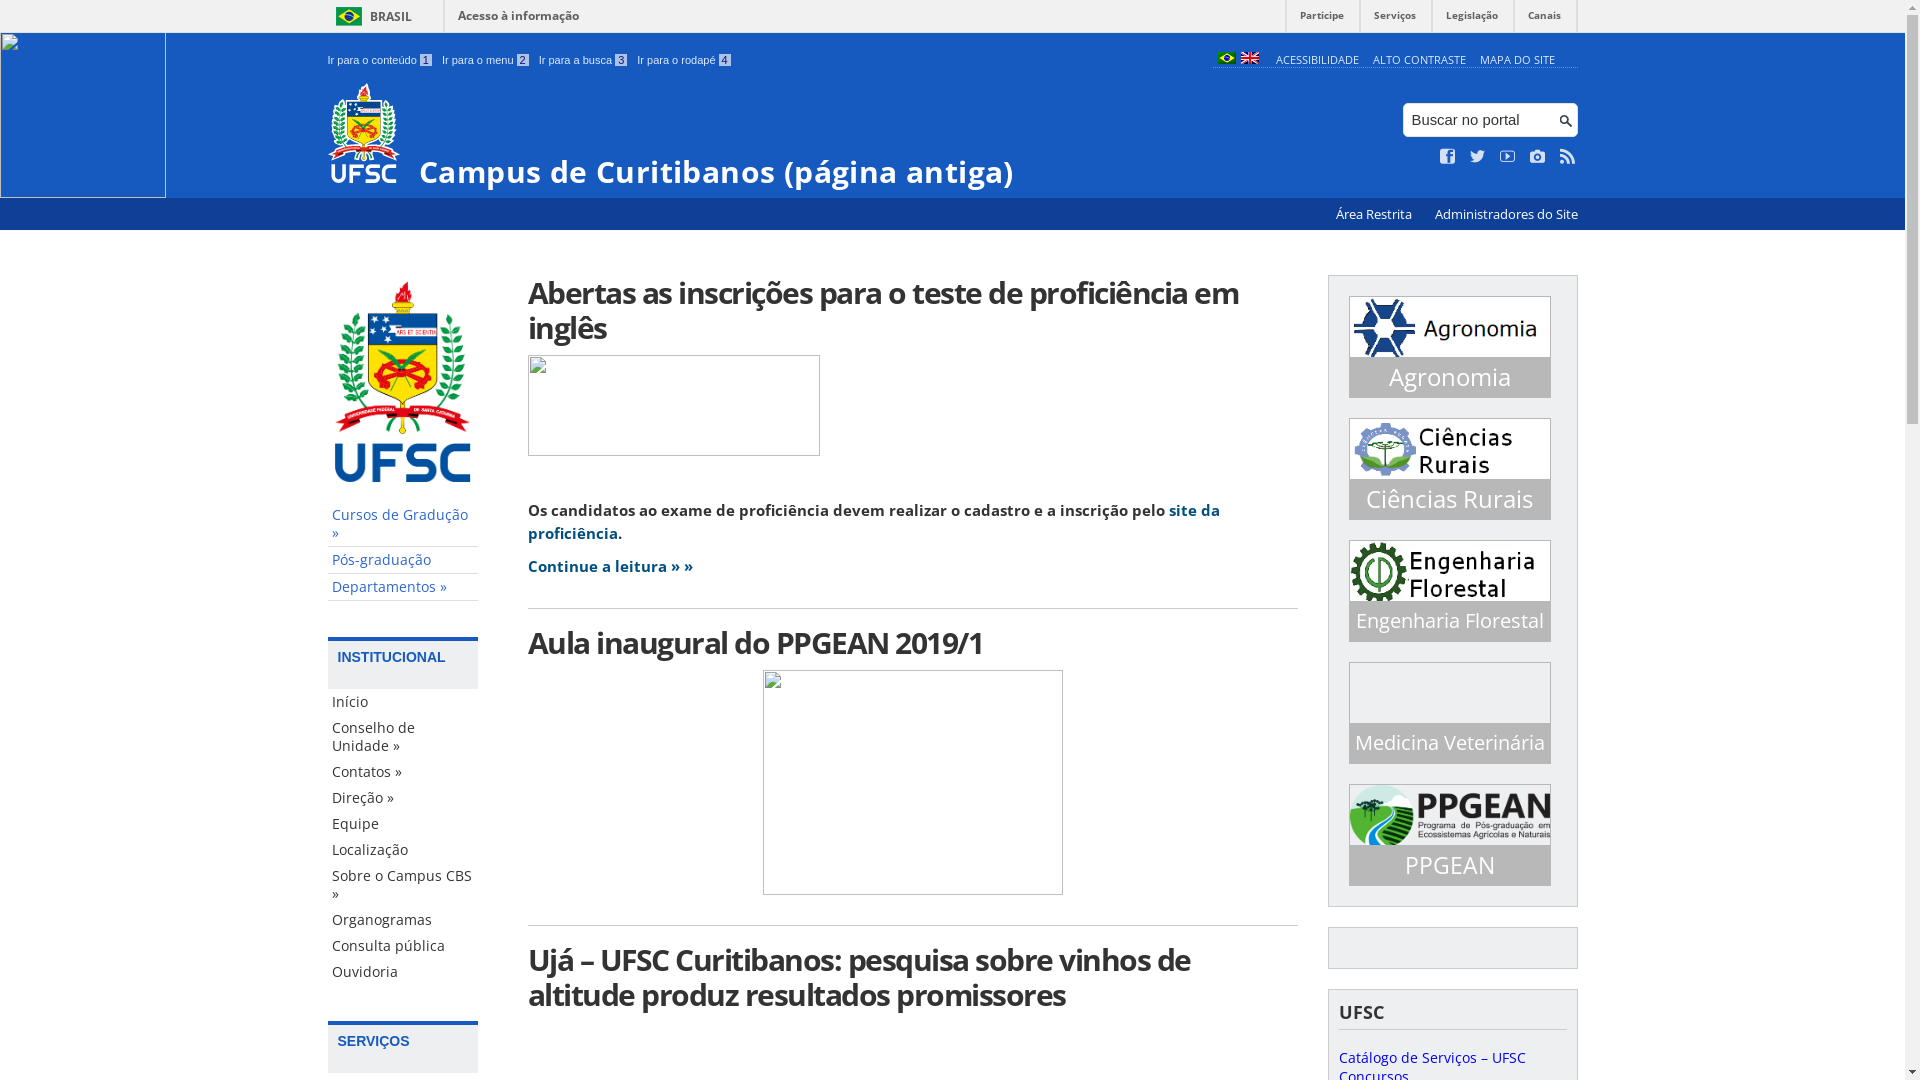 This screenshot has height=1080, width=1920. Describe the element at coordinates (1286, 20) in the screenshot. I see `'Participe'` at that location.